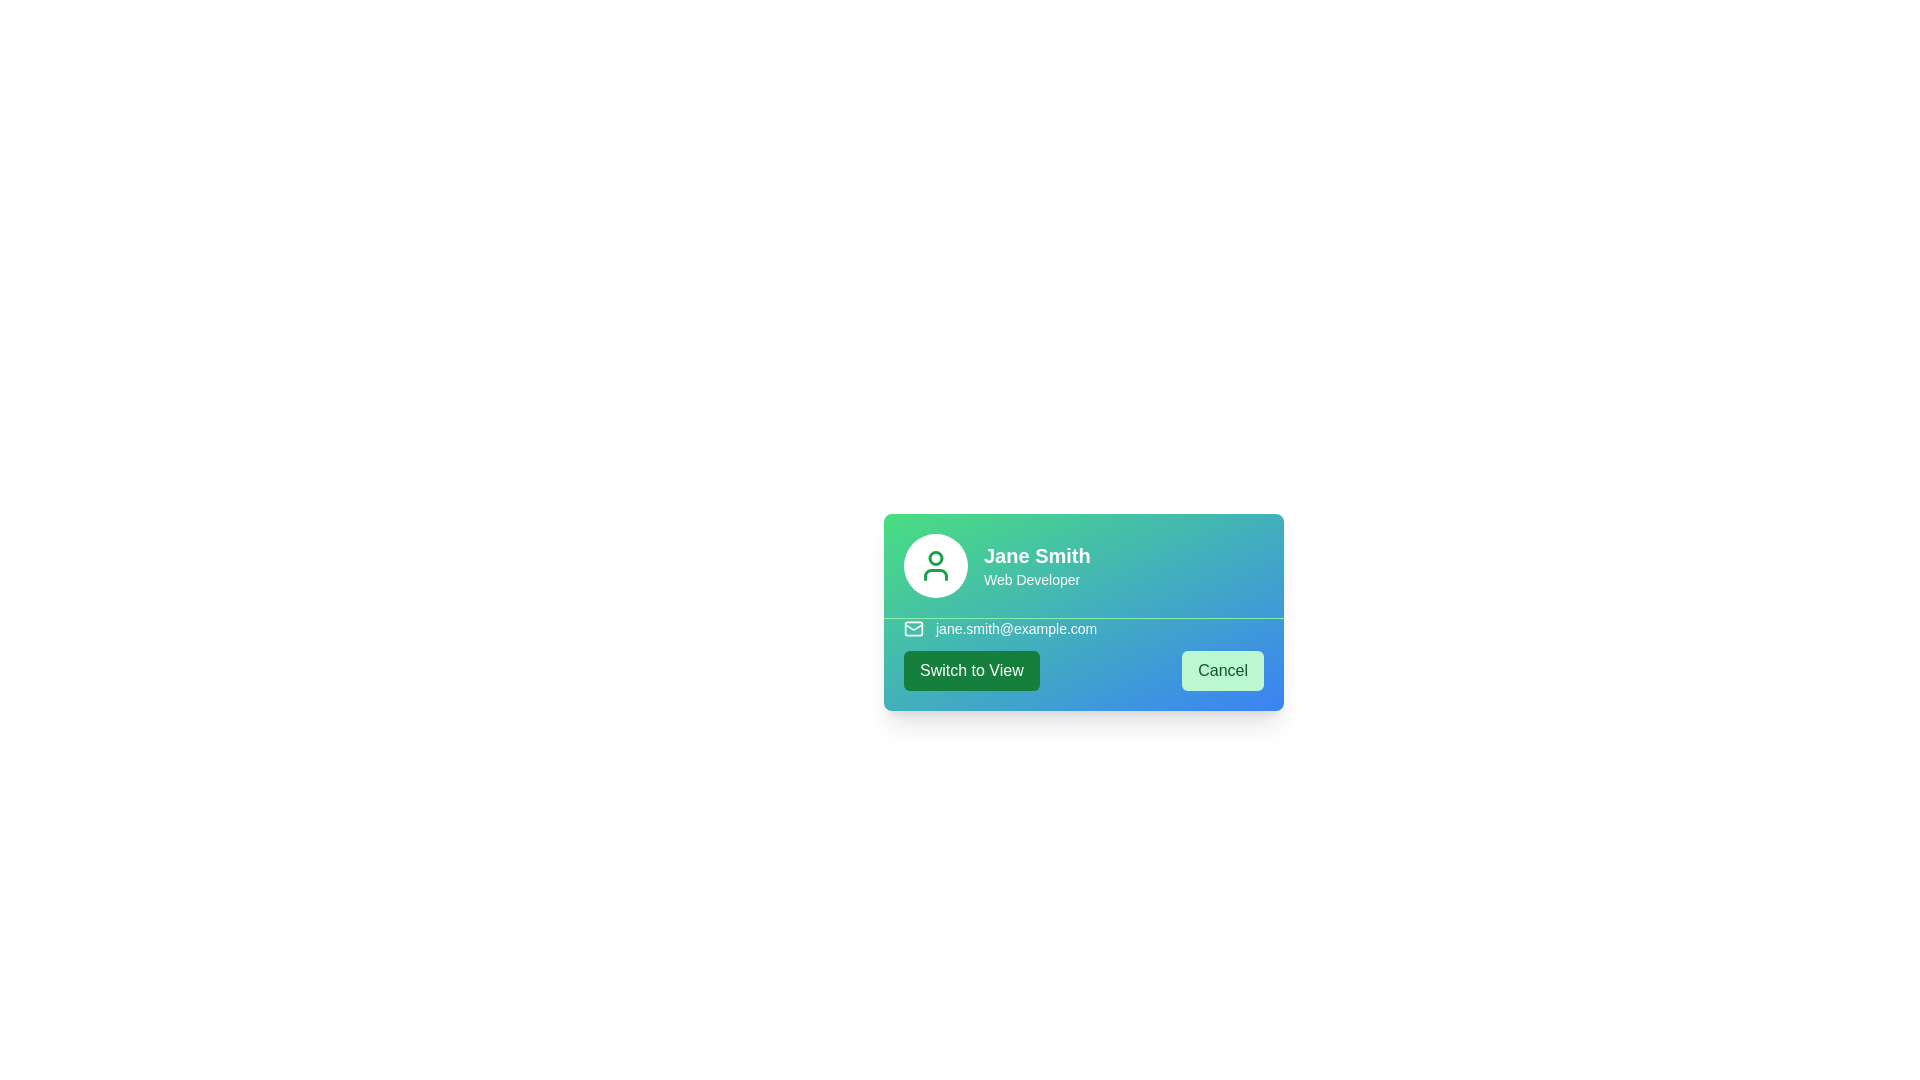 The width and height of the screenshot is (1920, 1080). I want to click on the email address displayed in the Email display panel located below 'Jane Smith - Web Developer' and above the buttons 'Switch to View' and 'Cancel', so click(1083, 627).